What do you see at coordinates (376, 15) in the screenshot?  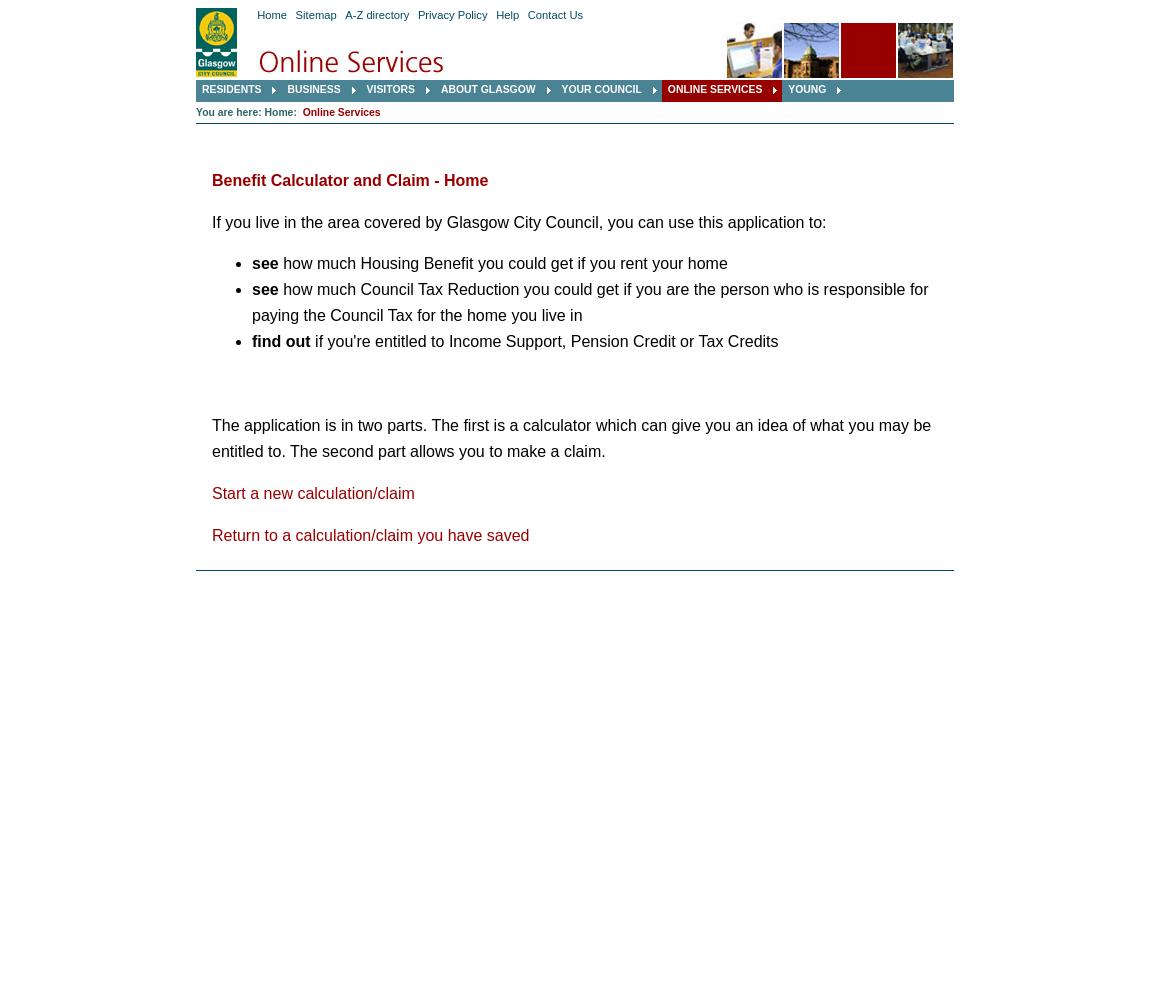 I see `'A-Z directory'` at bounding box center [376, 15].